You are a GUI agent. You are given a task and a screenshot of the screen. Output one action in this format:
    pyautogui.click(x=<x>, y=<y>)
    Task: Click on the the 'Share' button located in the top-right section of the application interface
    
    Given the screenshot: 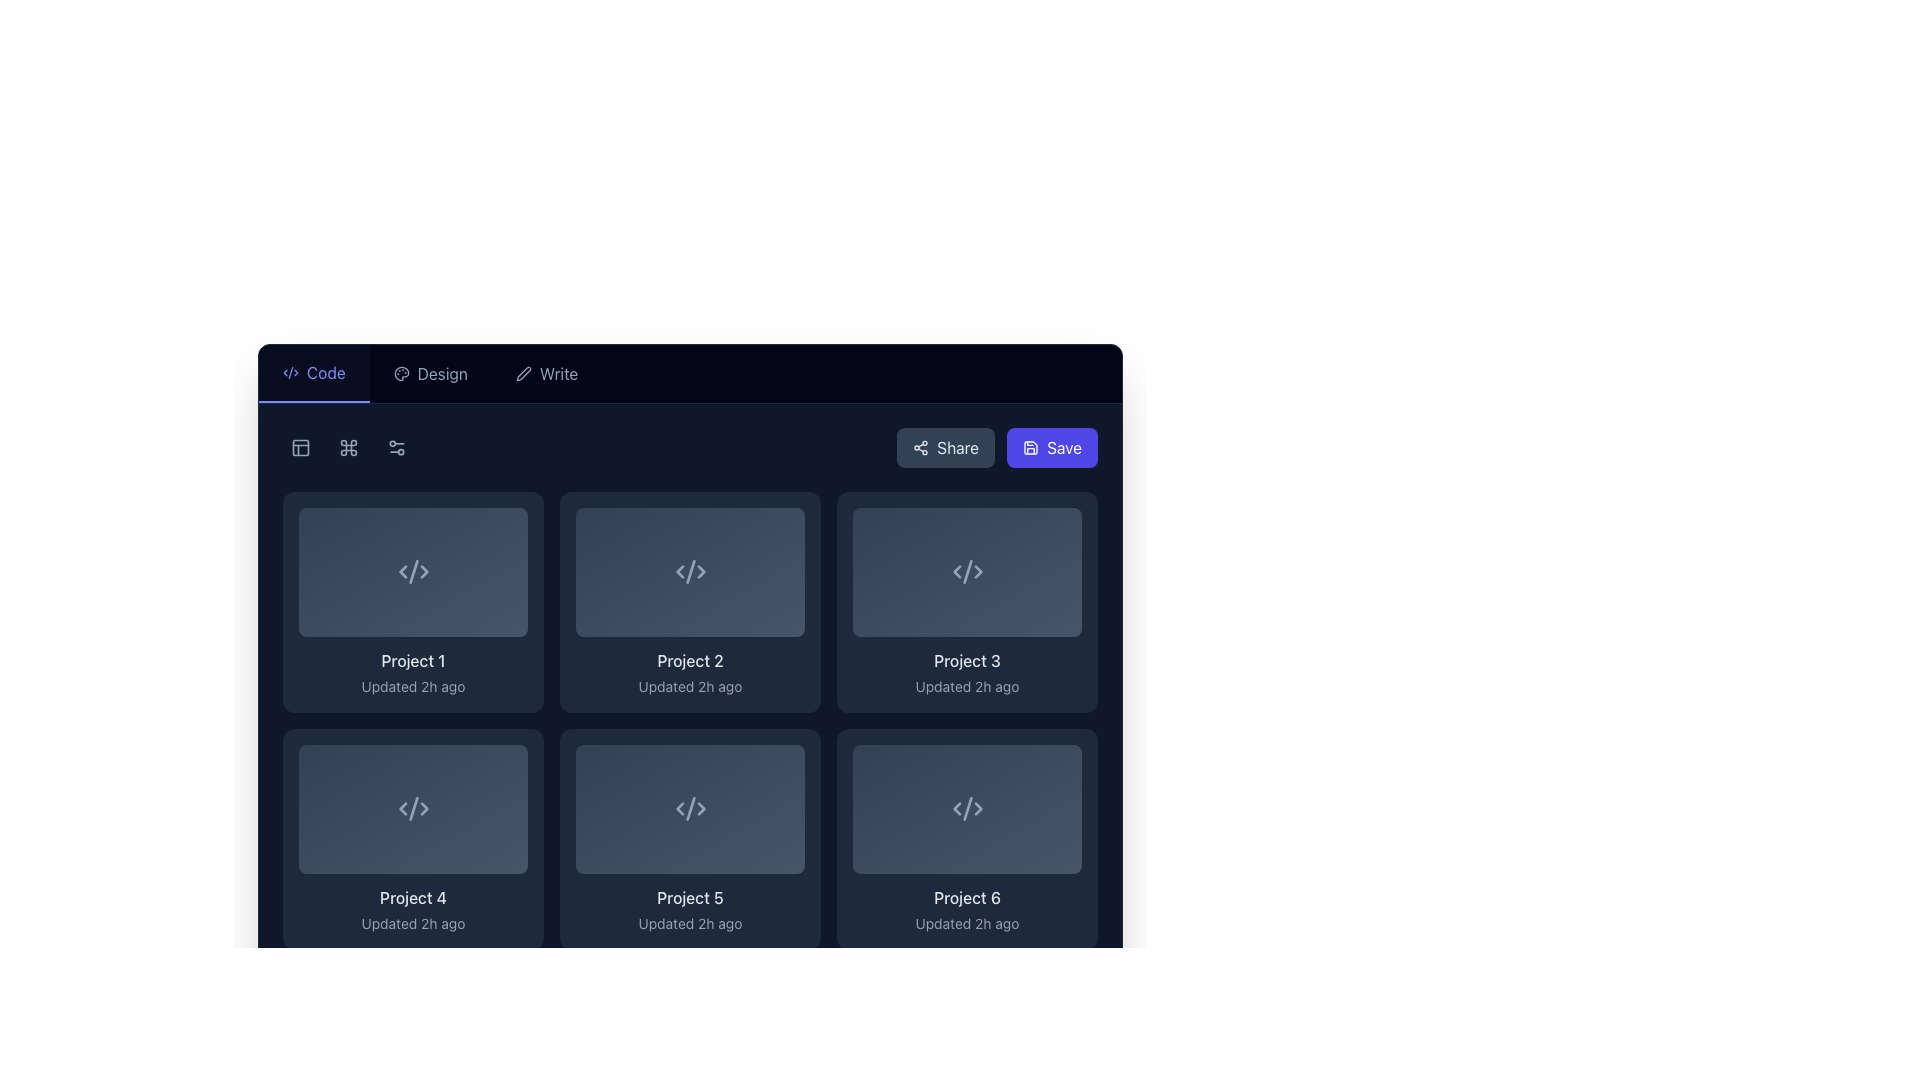 What is the action you would take?
    pyautogui.click(x=957, y=446)
    